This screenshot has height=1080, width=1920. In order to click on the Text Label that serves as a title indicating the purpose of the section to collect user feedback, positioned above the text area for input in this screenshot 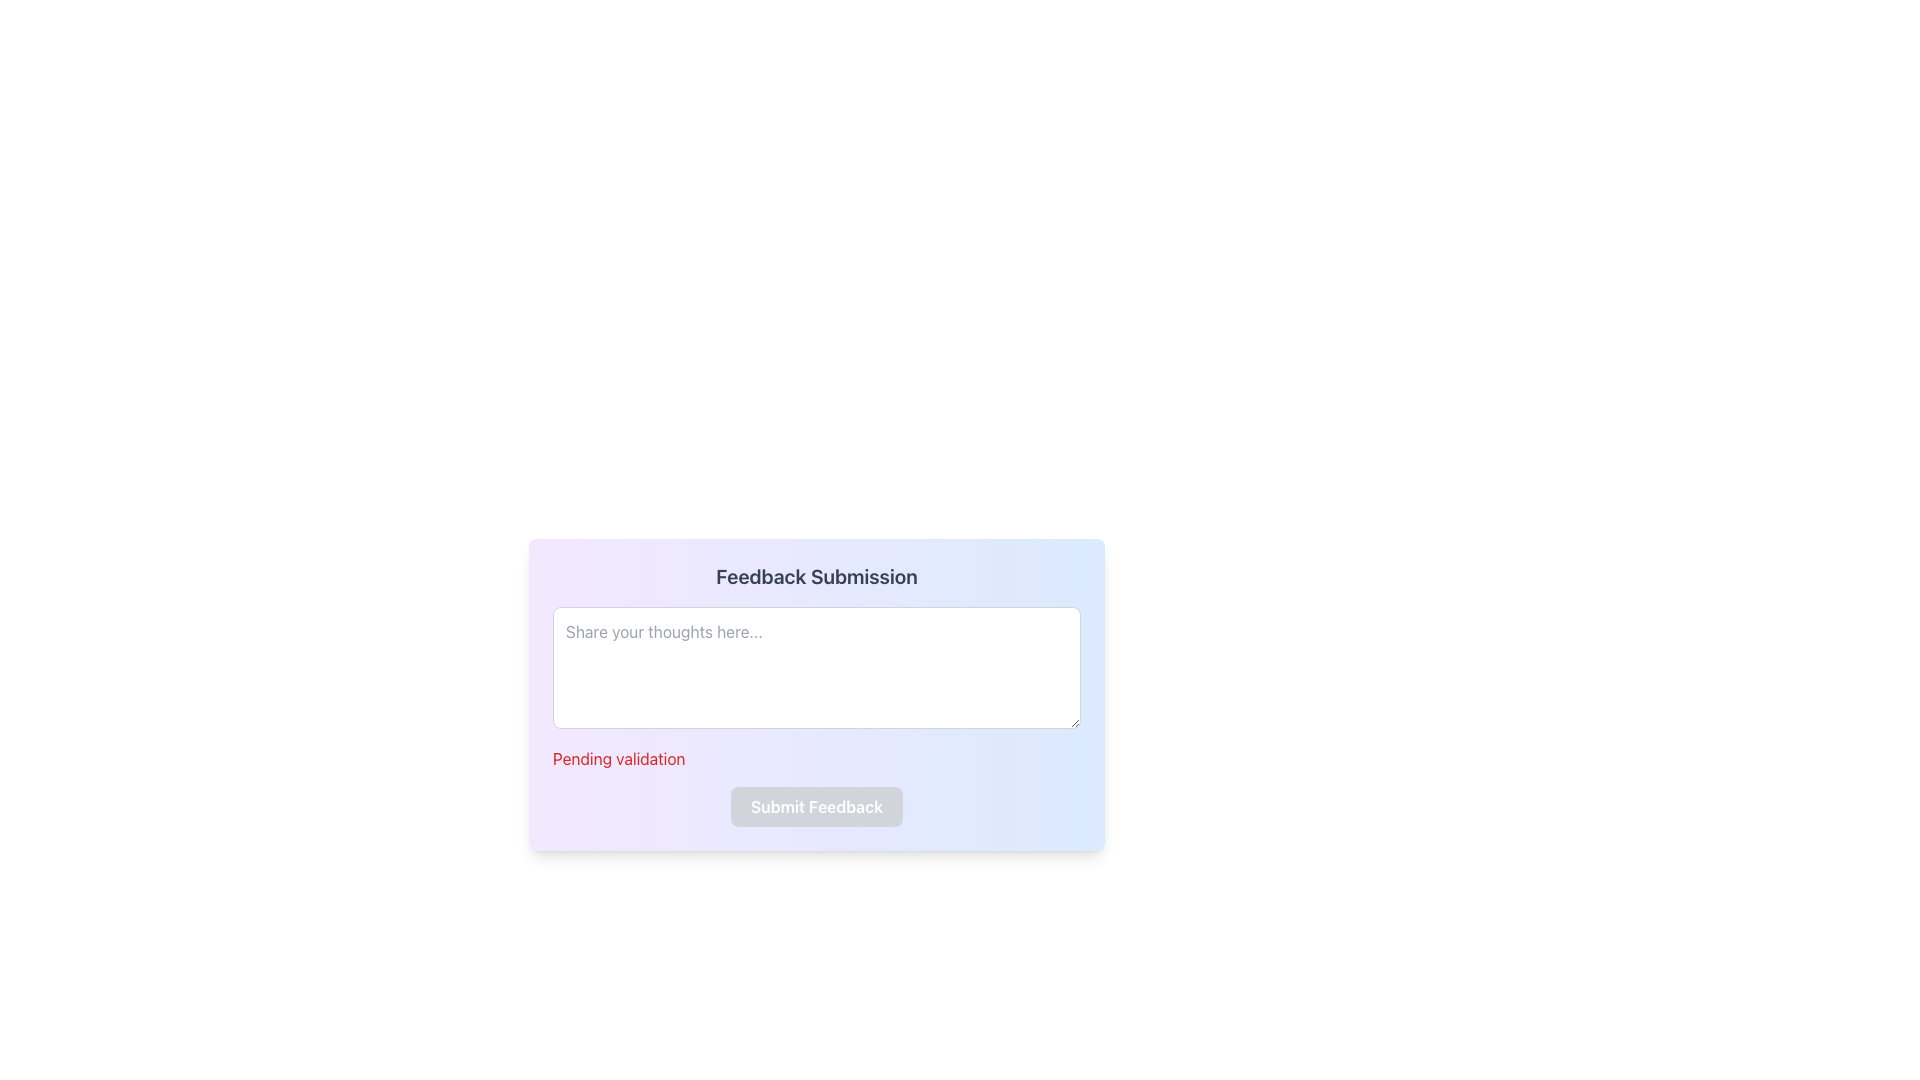, I will do `click(816, 577)`.